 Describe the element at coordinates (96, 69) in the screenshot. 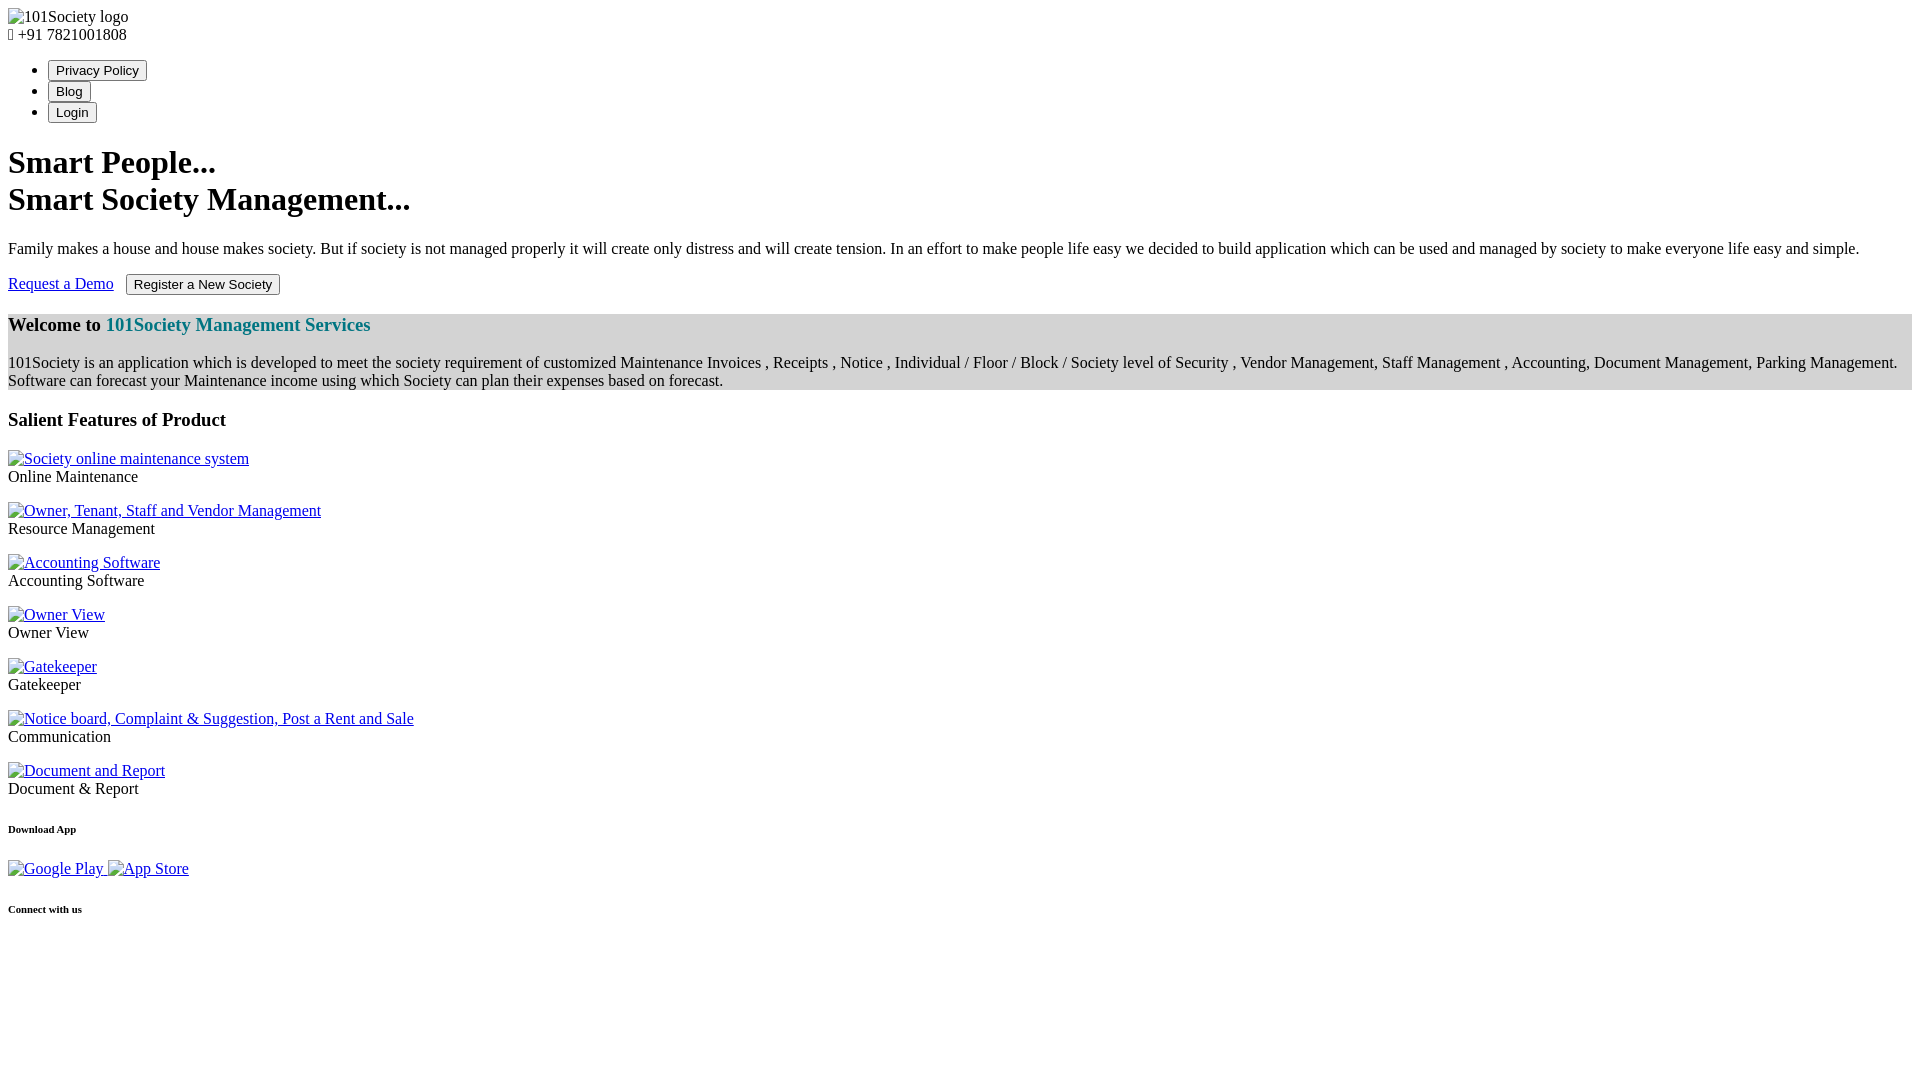

I see `'Privacy Policy'` at that location.